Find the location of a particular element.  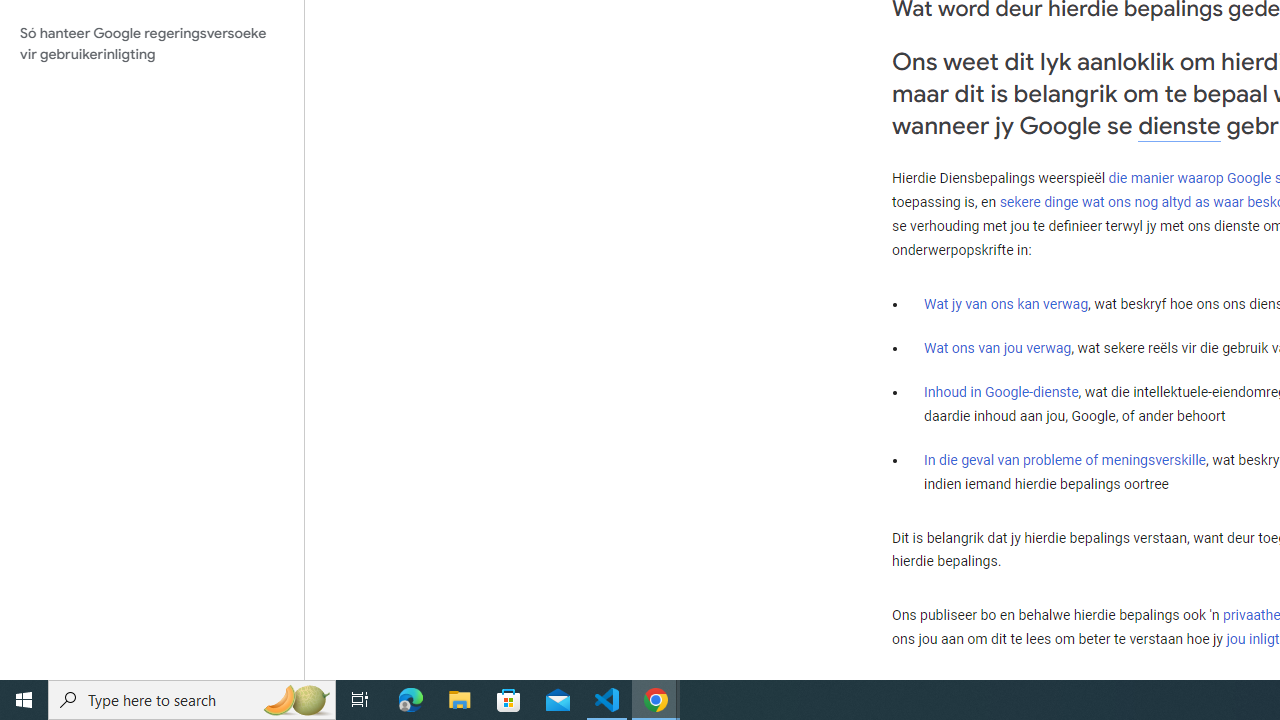

'In die geval van probleme of meningsverskille' is located at coordinates (1063, 459).